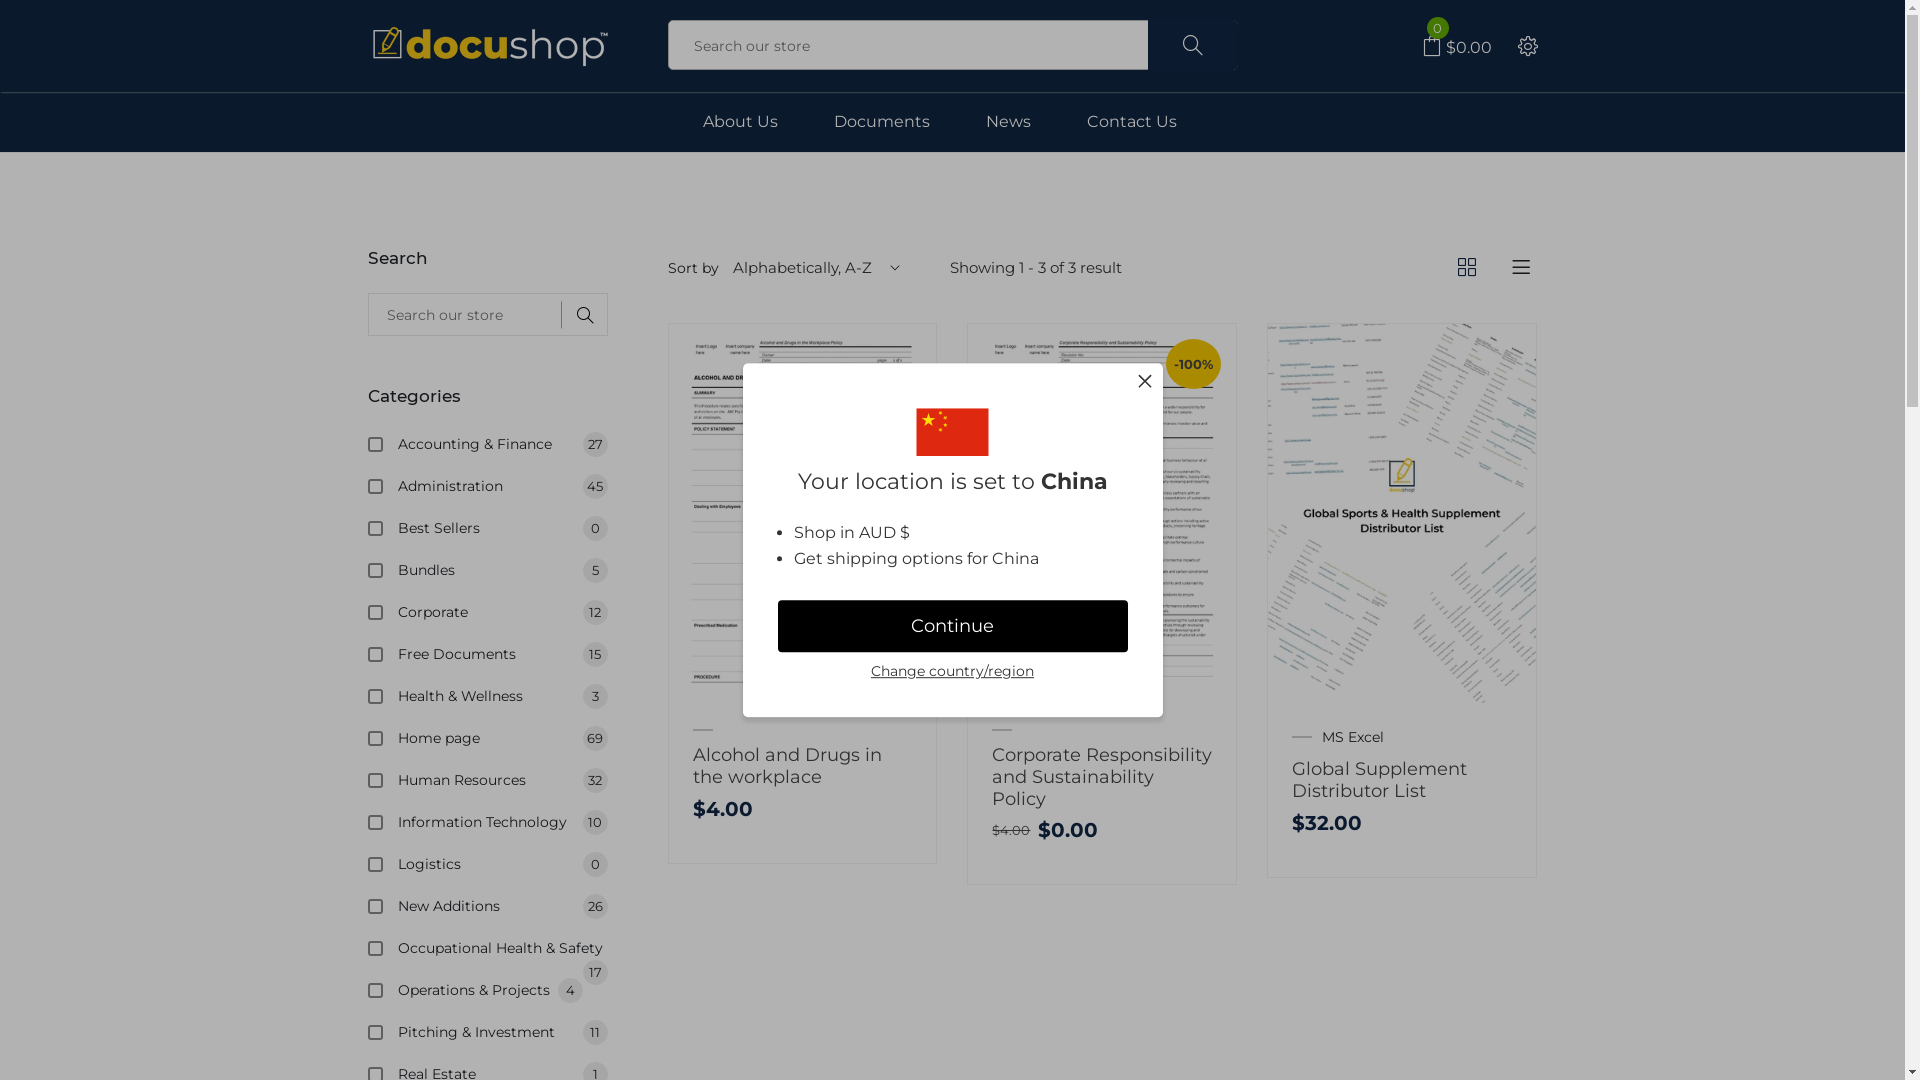  What do you see at coordinates (785, 765) in the screenshot?
I see `'Alcohol and Drugs in the workplace'` at bounding box center [785, 765].